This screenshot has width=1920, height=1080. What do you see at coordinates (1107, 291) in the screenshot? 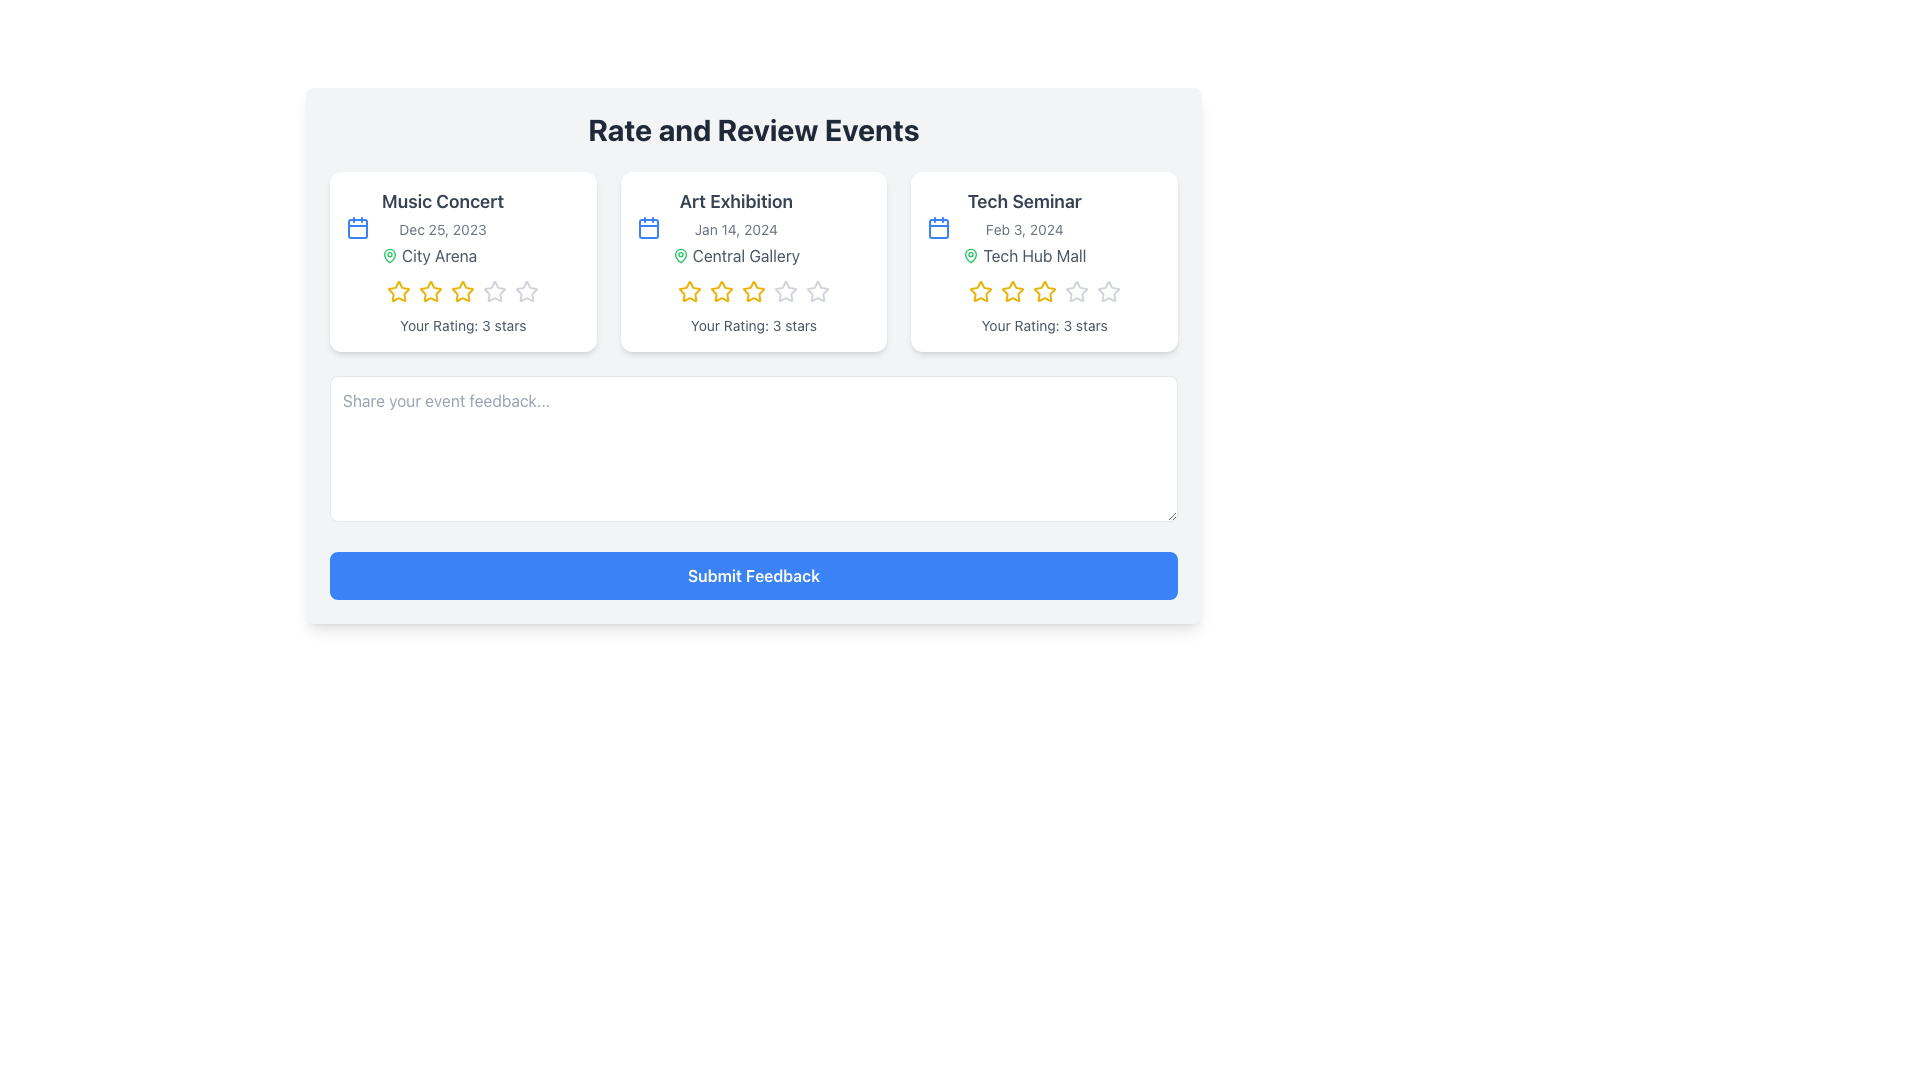
I see `the 5th star in the 'Tech Seminar' rating section` at bounding box center [1107, 291].